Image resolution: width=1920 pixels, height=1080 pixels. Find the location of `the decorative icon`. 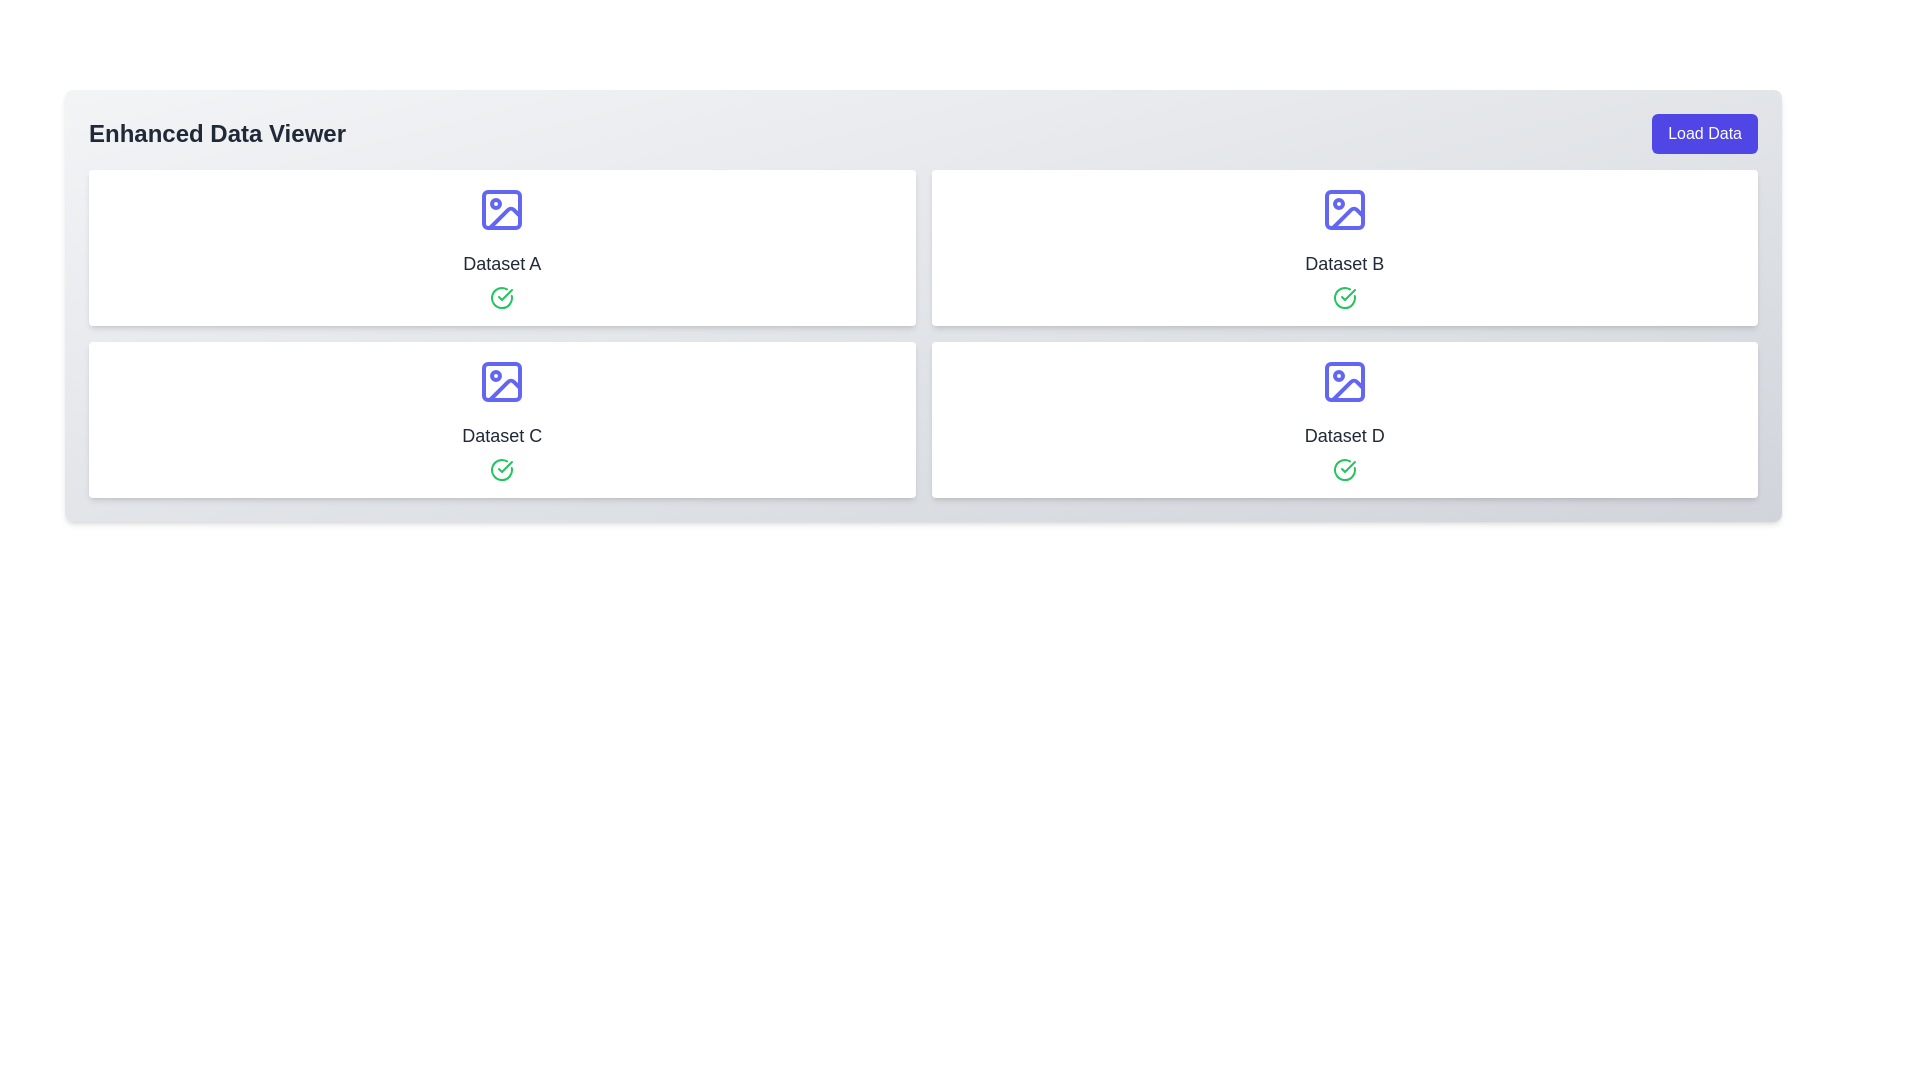

the decorative icon is located at coordinates (505, 218).